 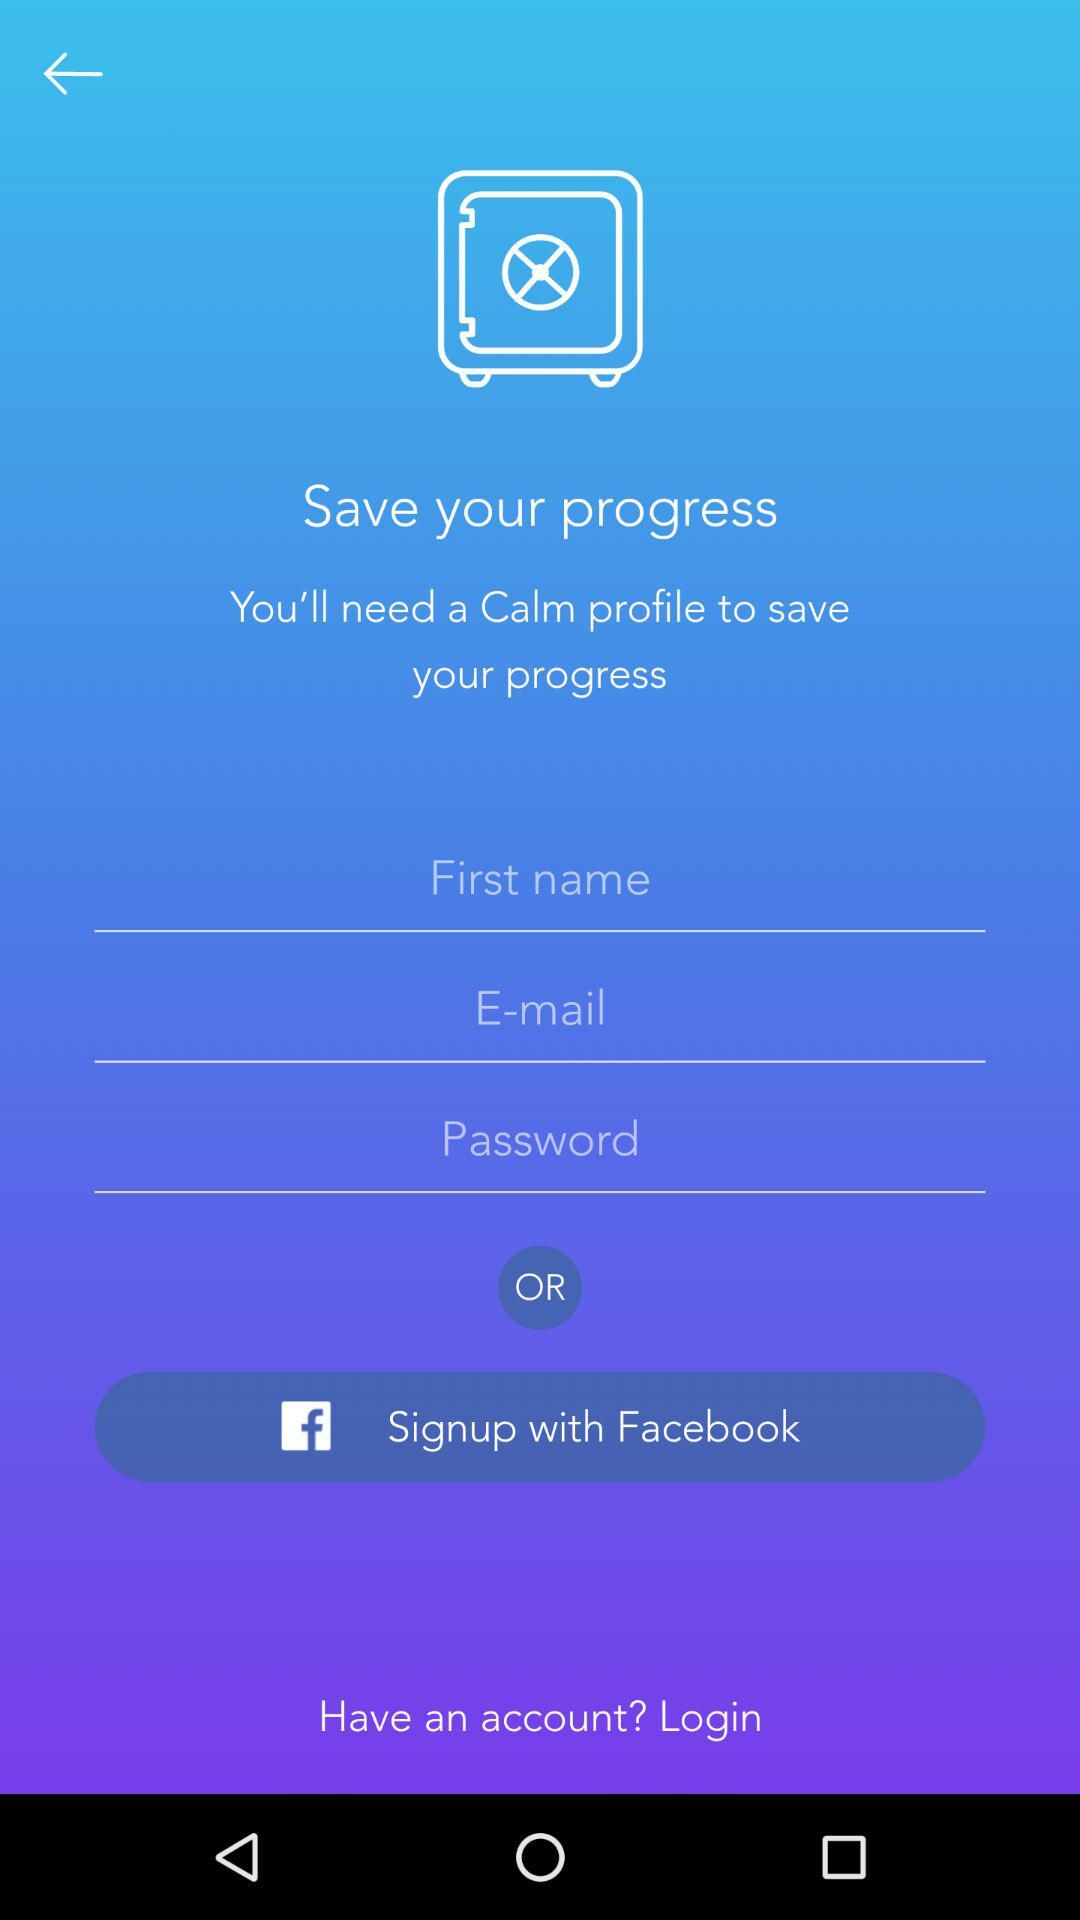 I want to click on item at the top left corner, so click(x=72, y=73).